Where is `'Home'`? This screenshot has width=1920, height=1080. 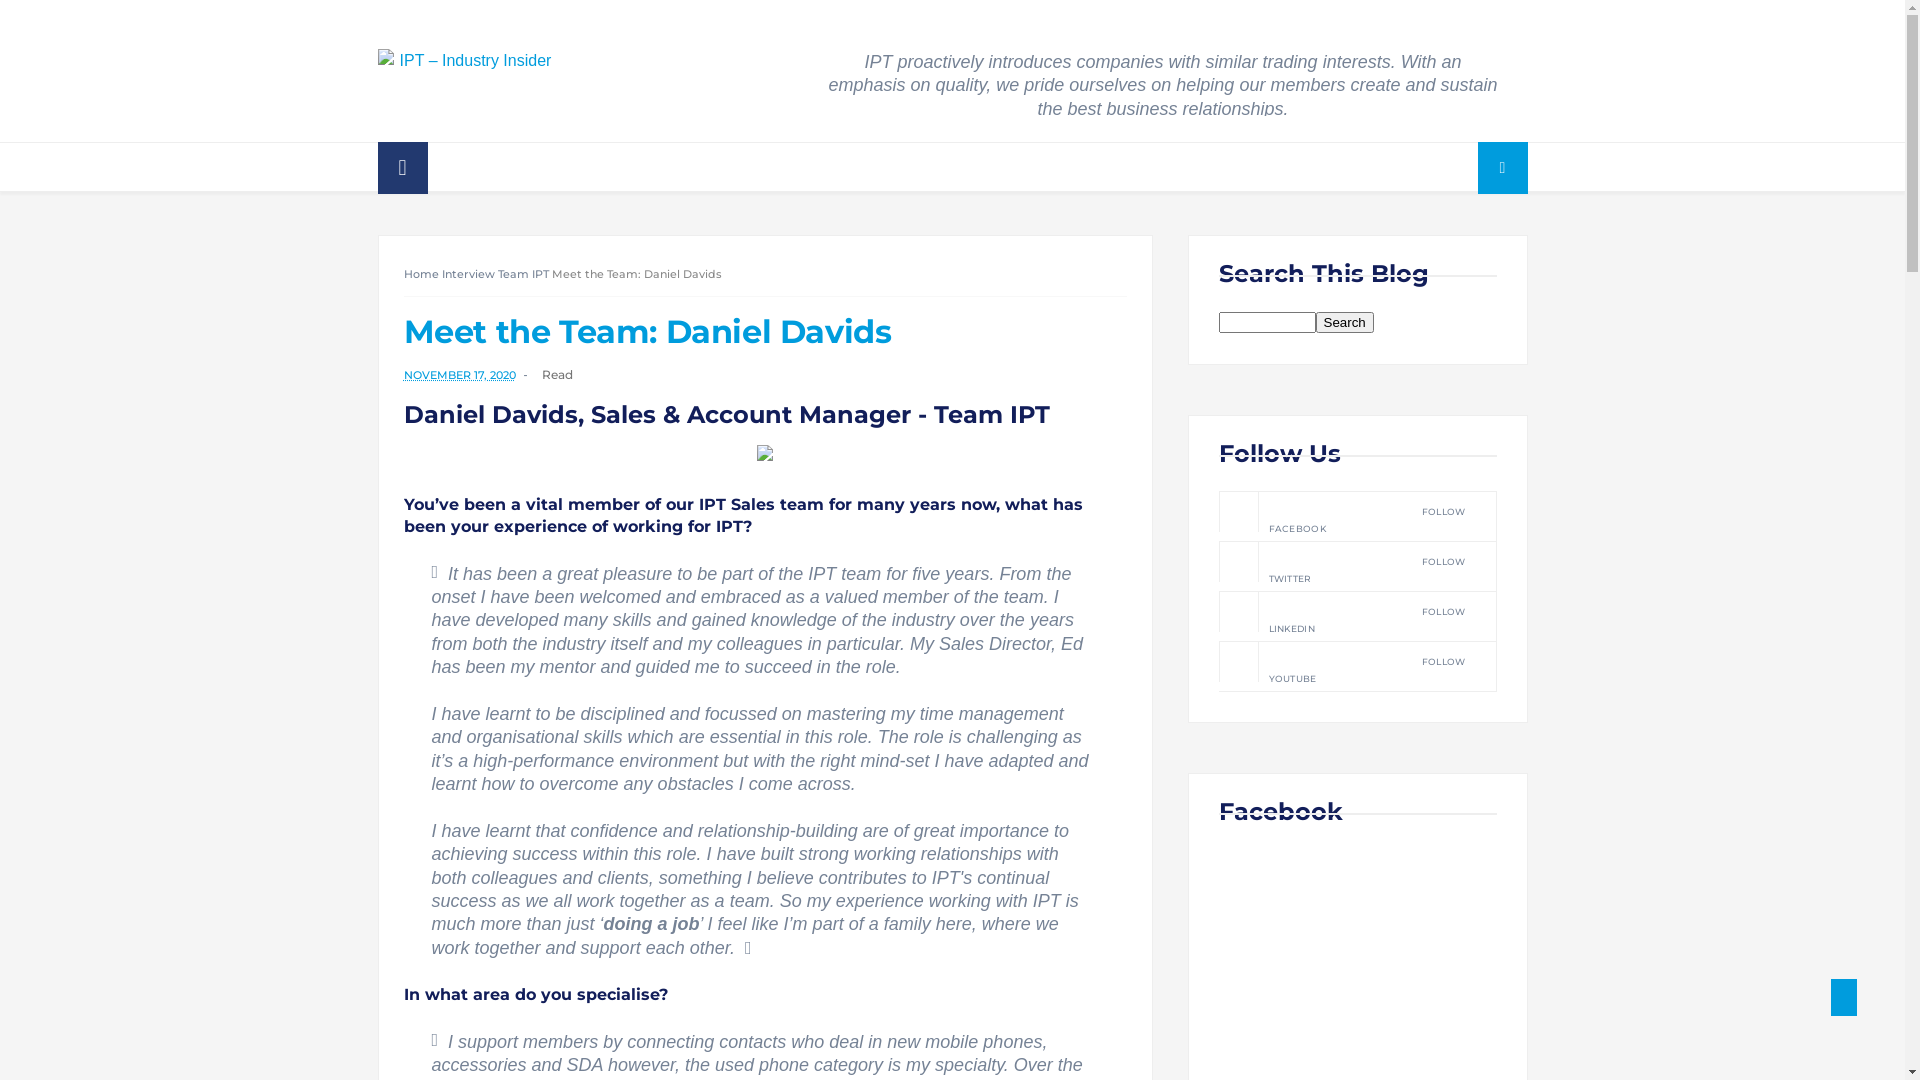 'Home' is located at coordinates (420, 273).